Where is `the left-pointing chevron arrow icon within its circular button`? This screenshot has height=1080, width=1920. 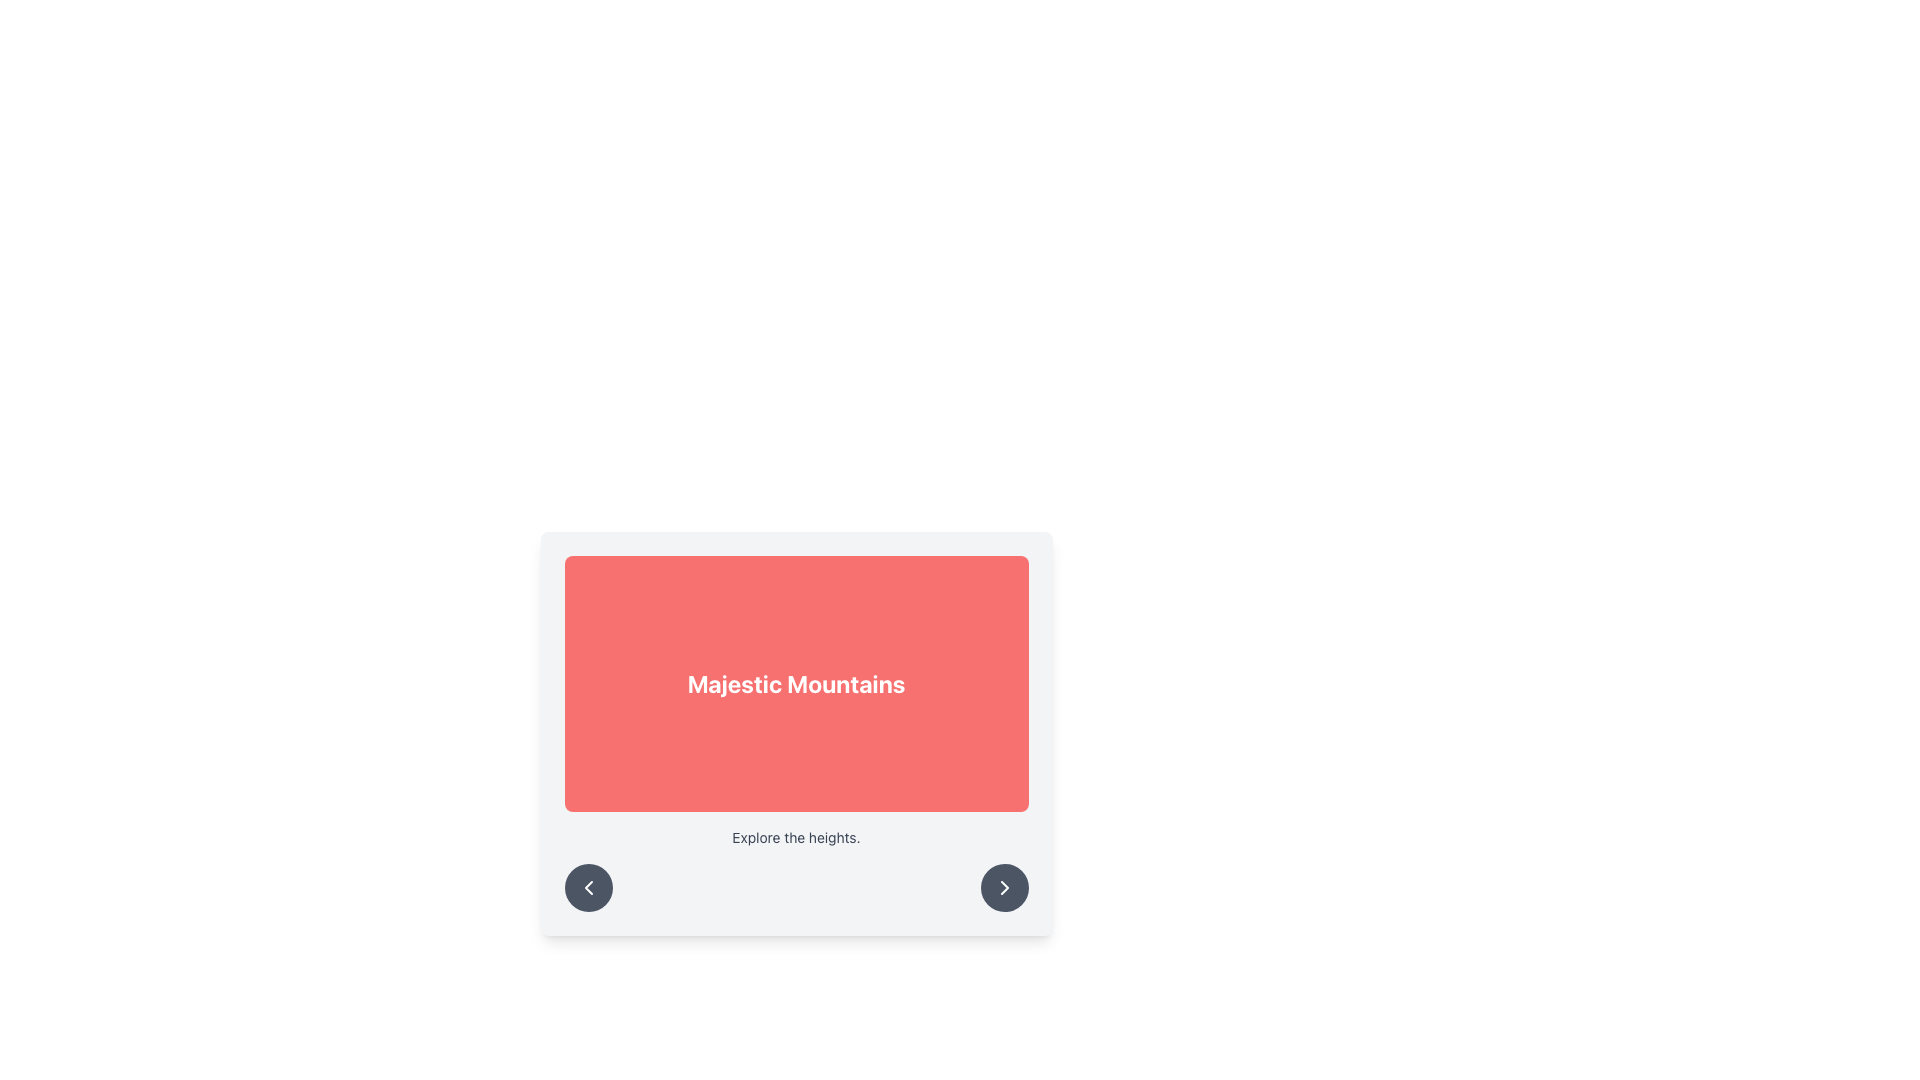 the left-pointing chevron arrow icon within its circular button is located at coordinates (587, 886).